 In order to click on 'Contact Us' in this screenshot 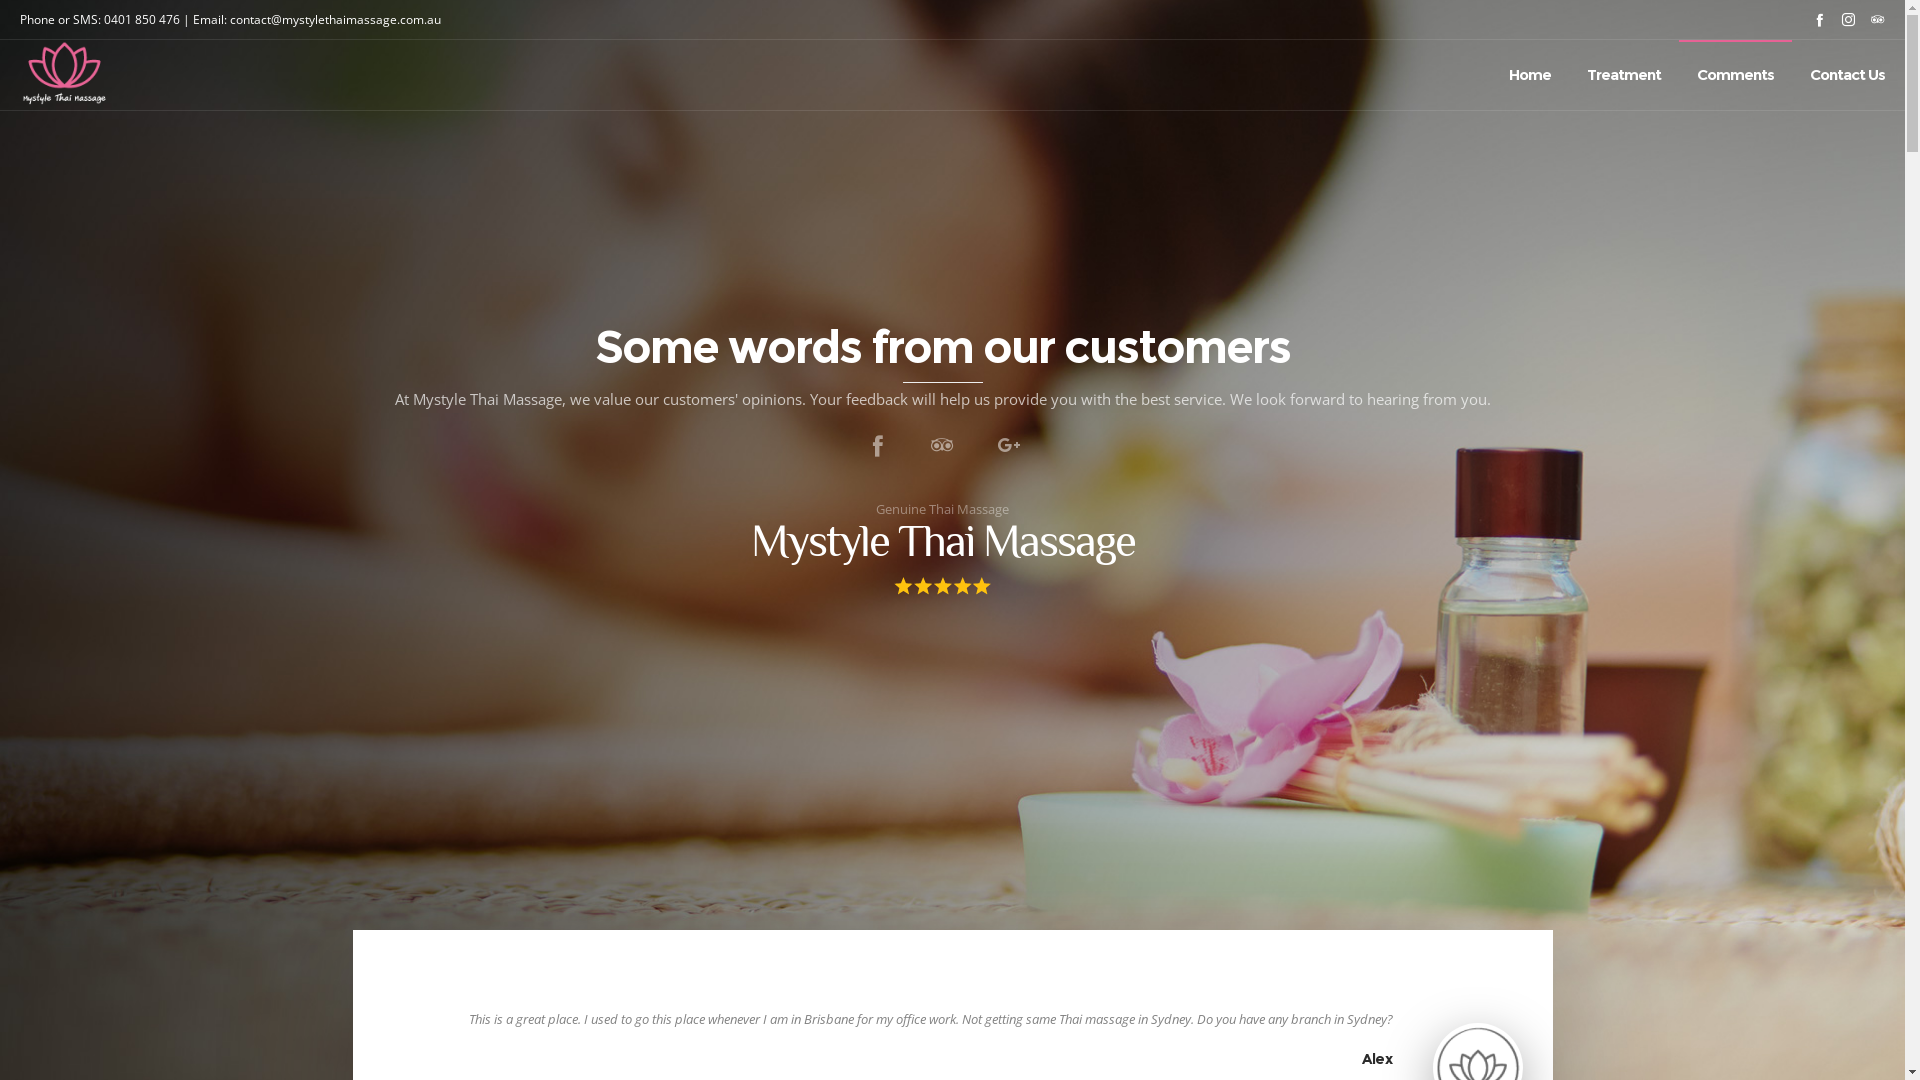, I will do `click(1846, 73)`.